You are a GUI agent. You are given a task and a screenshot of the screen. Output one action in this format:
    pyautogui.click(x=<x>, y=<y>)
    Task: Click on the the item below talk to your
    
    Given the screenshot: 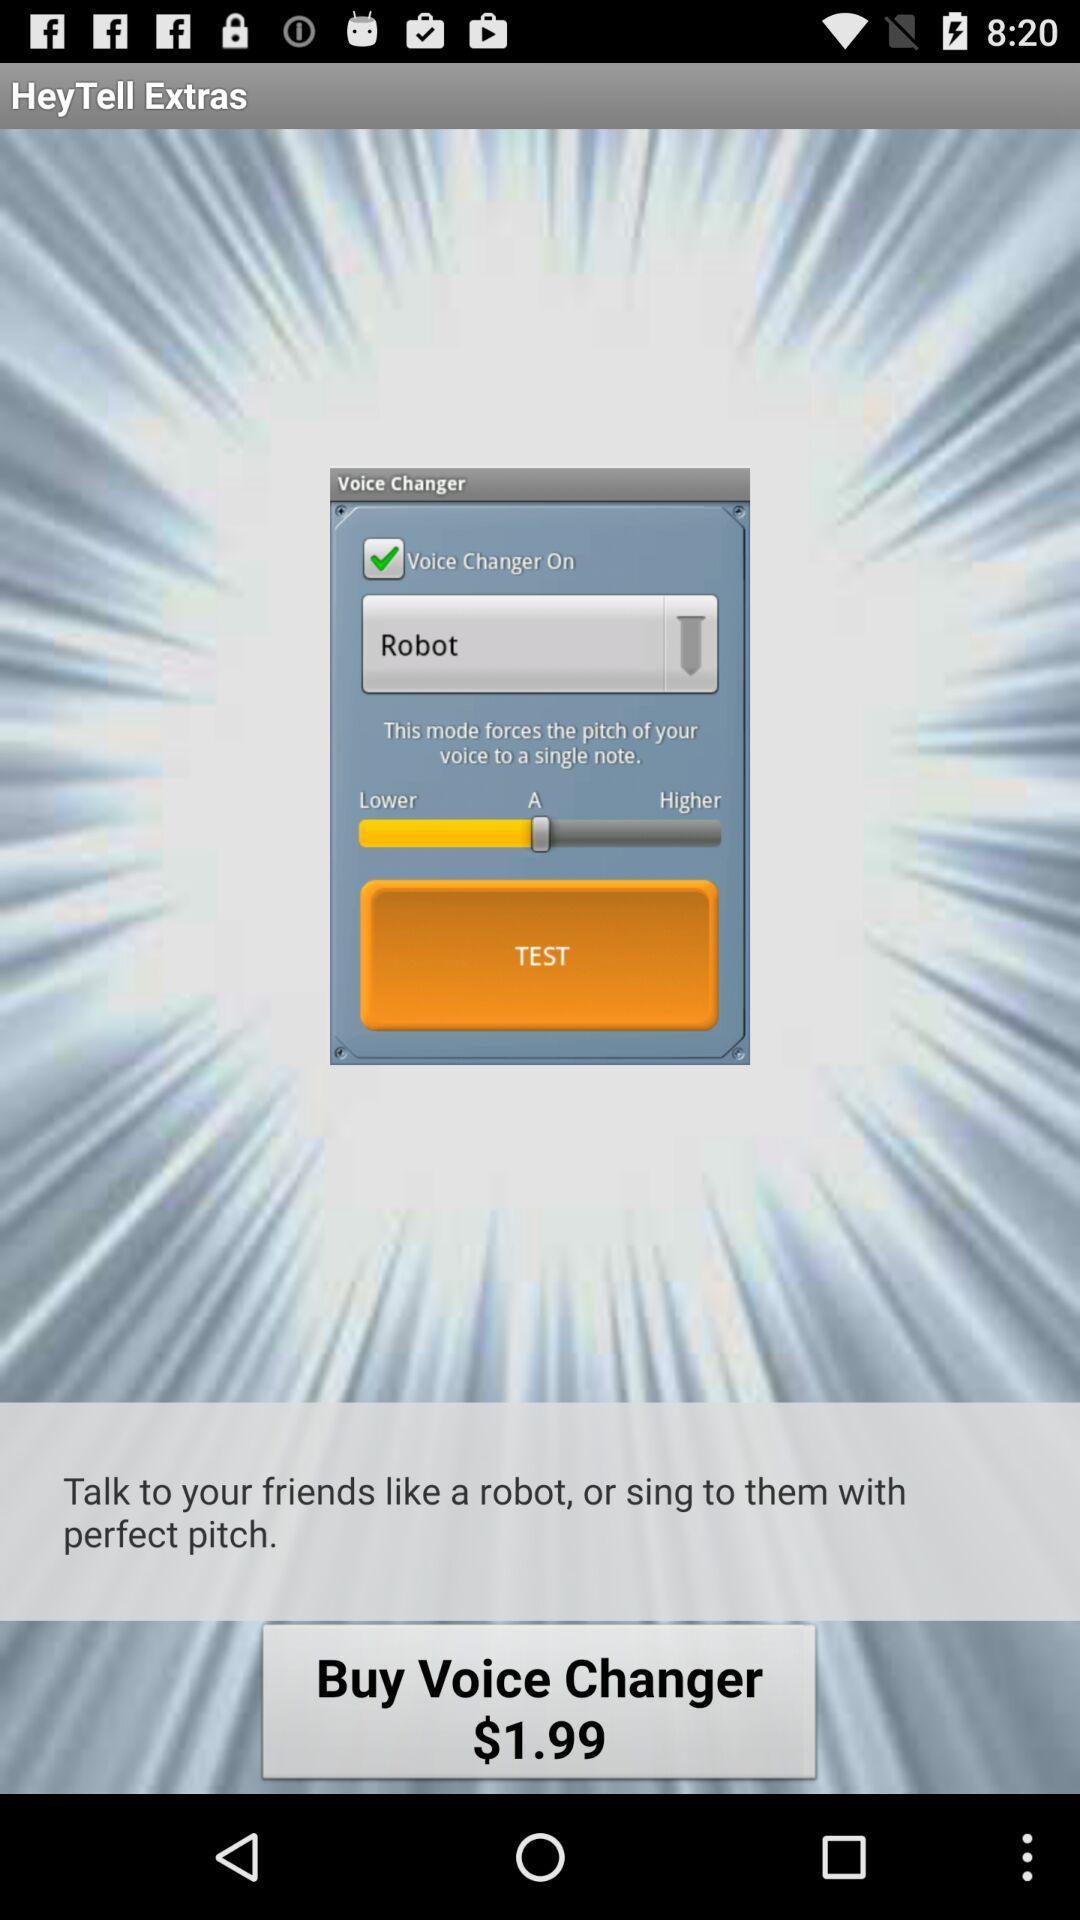 What is the action you would take?
    pyautogui.click(x=538, y=1706)
    